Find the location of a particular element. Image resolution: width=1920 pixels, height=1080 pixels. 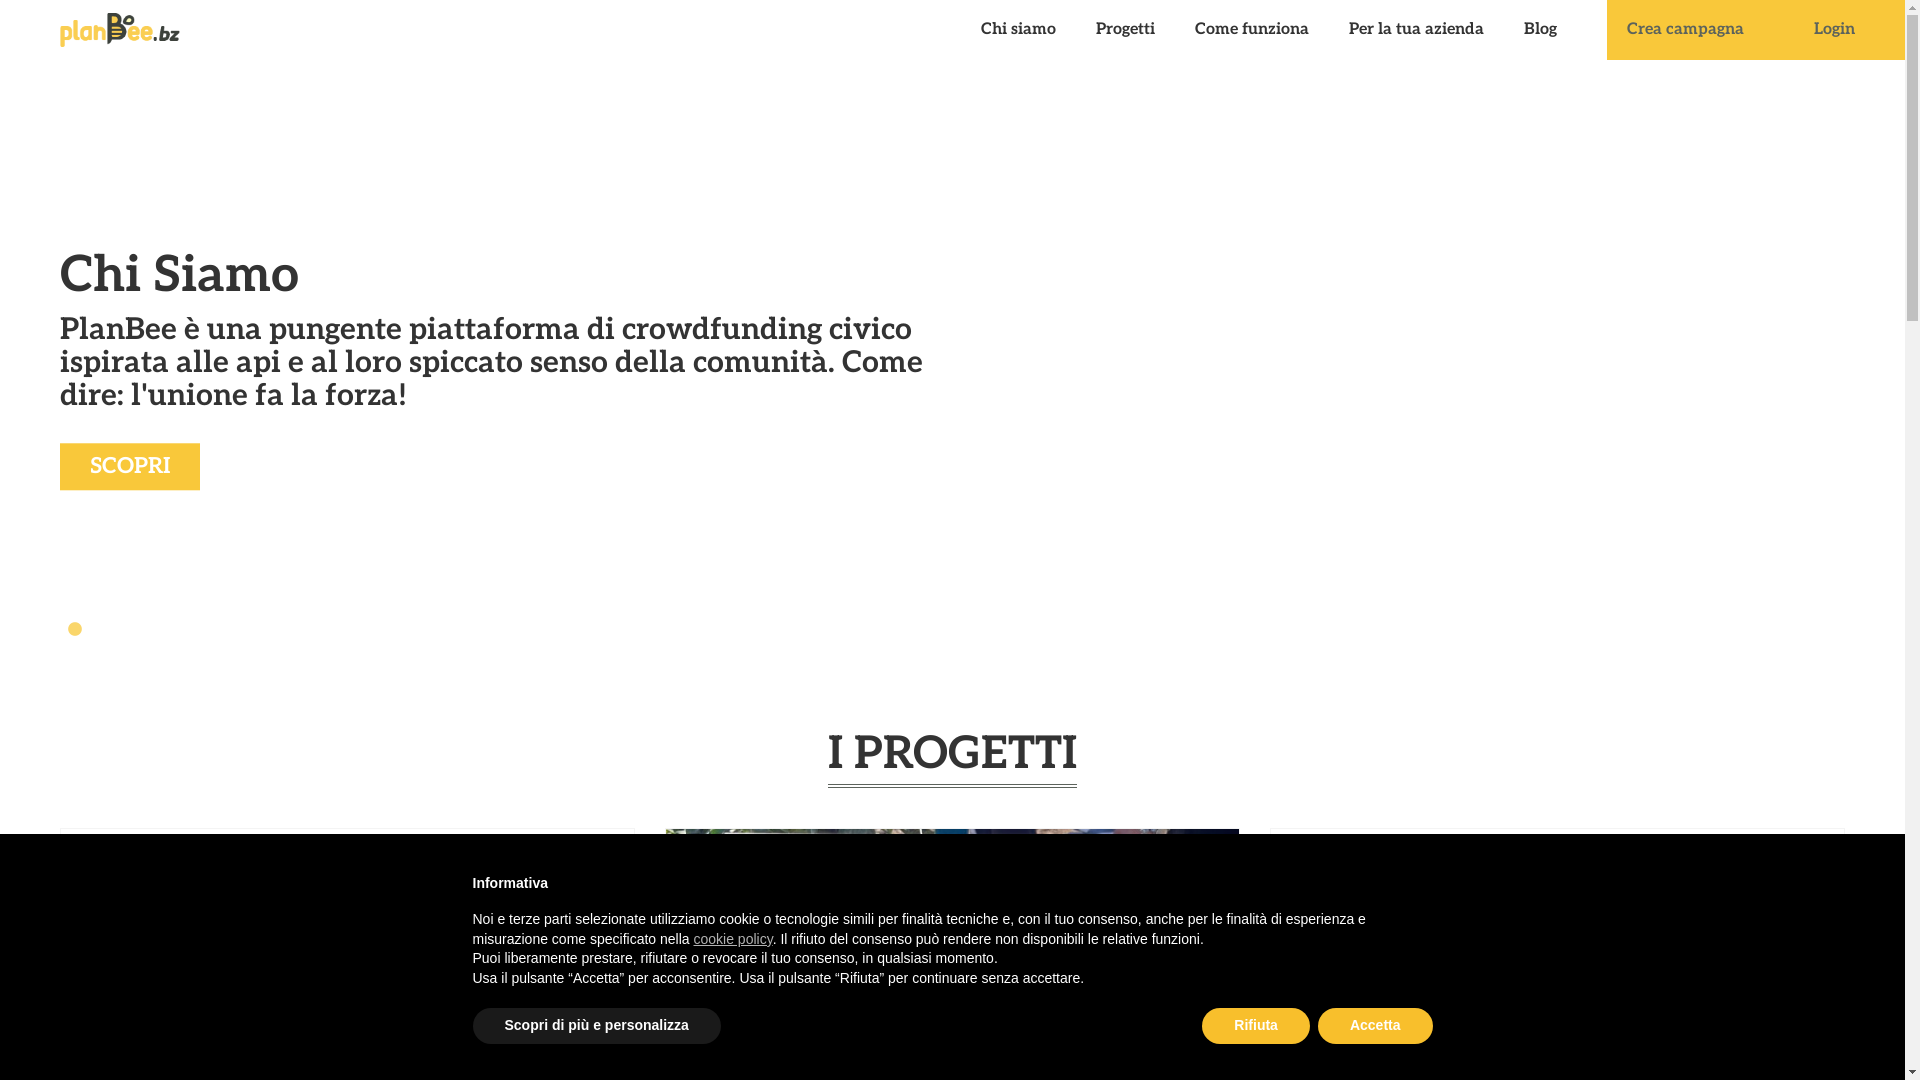

'1' is located at coordinates (75, 628).